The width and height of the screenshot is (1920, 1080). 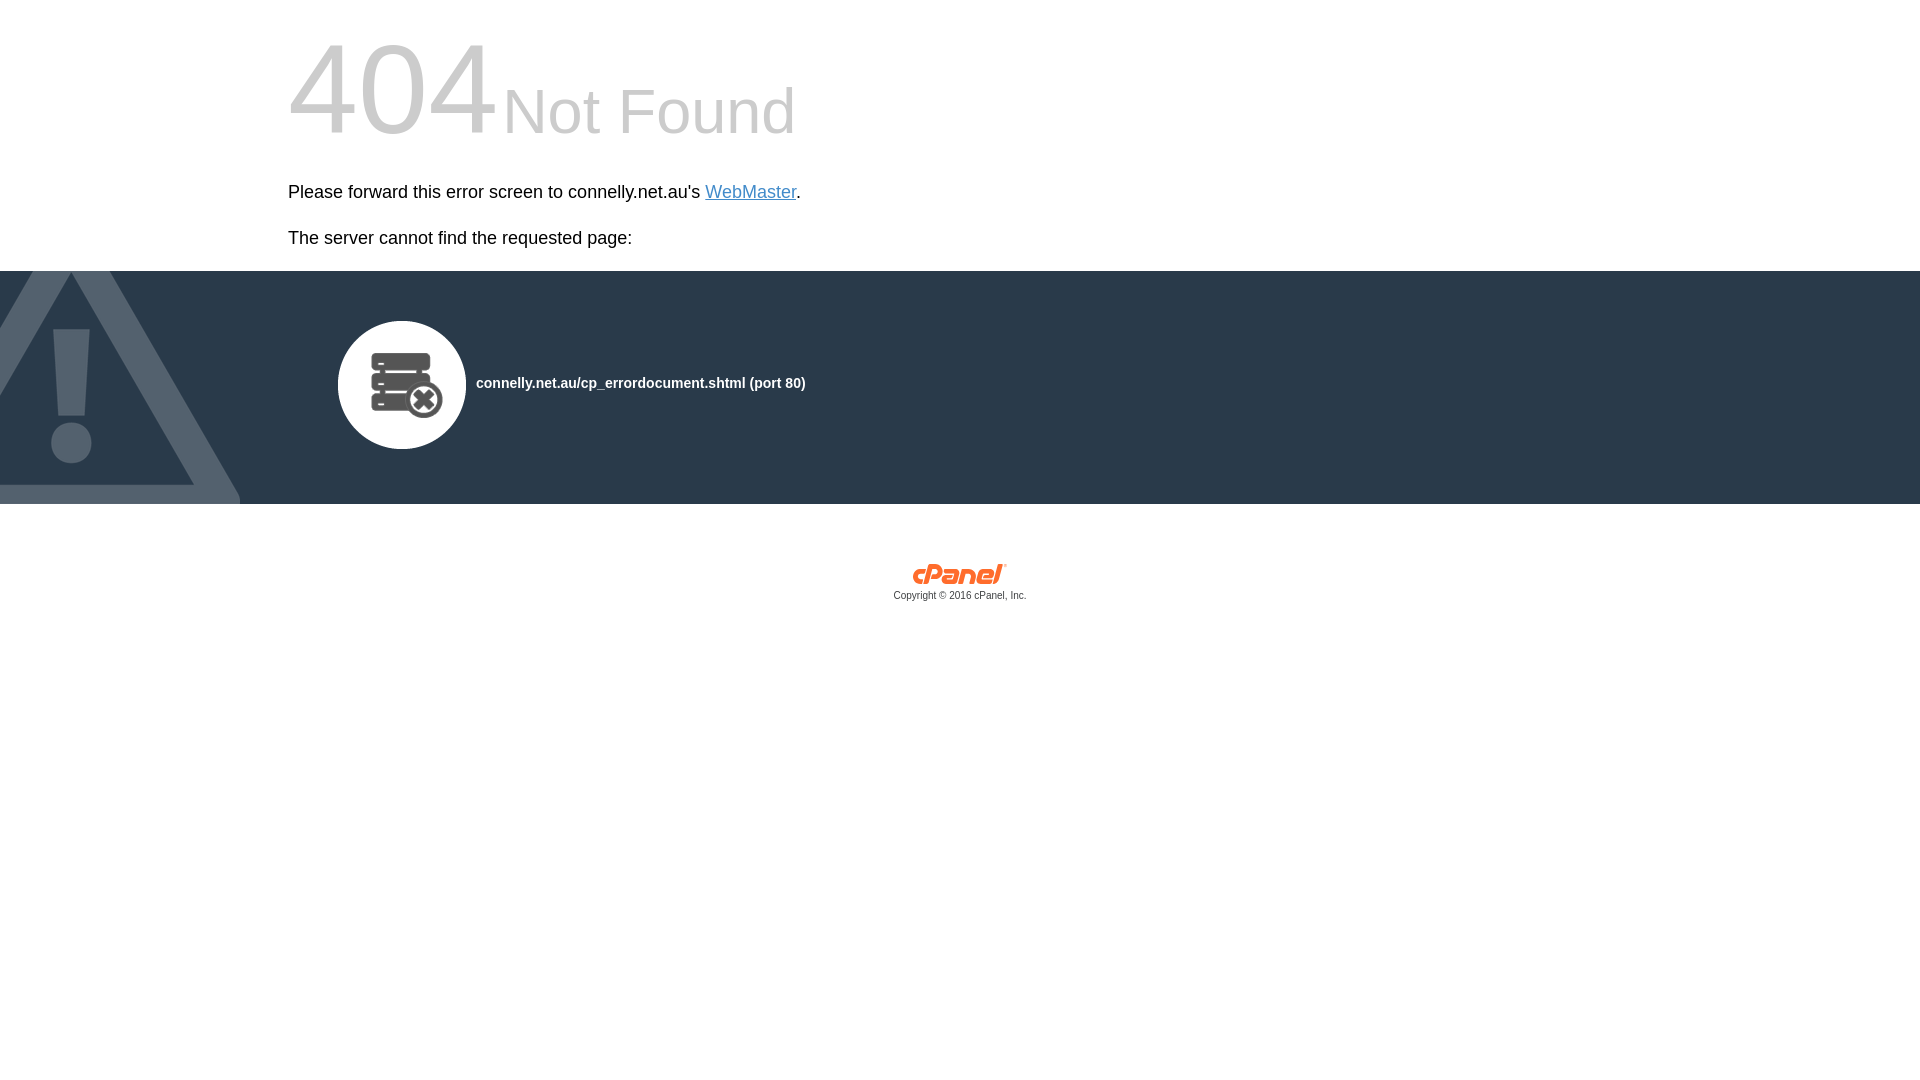 What do you see at coordinates (749, 192) in the screenshot?
I see `'WebMaster'` at bounding box center [749, 192].